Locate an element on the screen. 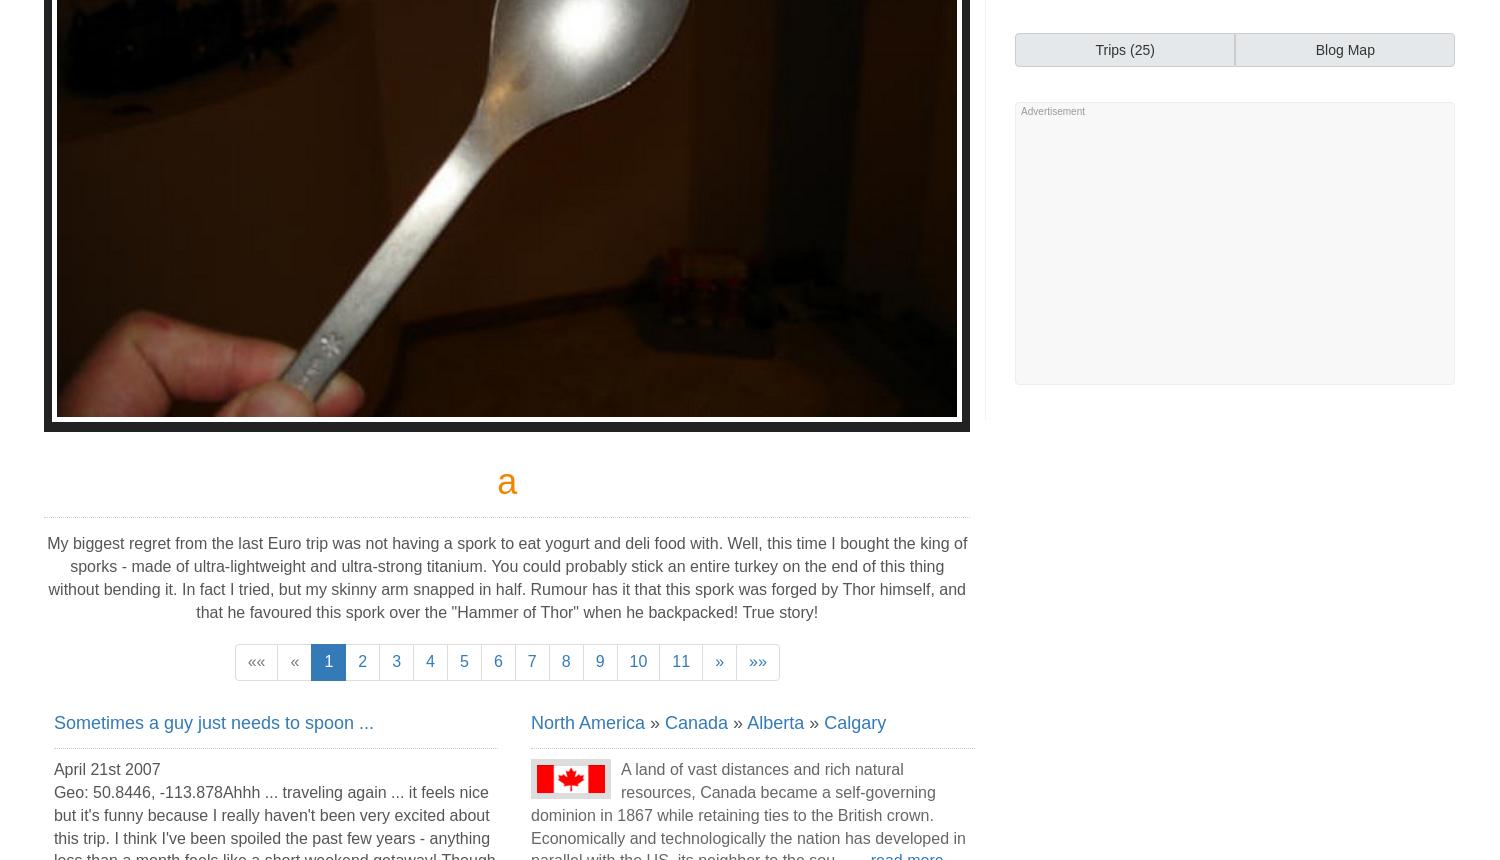  'Canada' is located at coordinates (695, 722).